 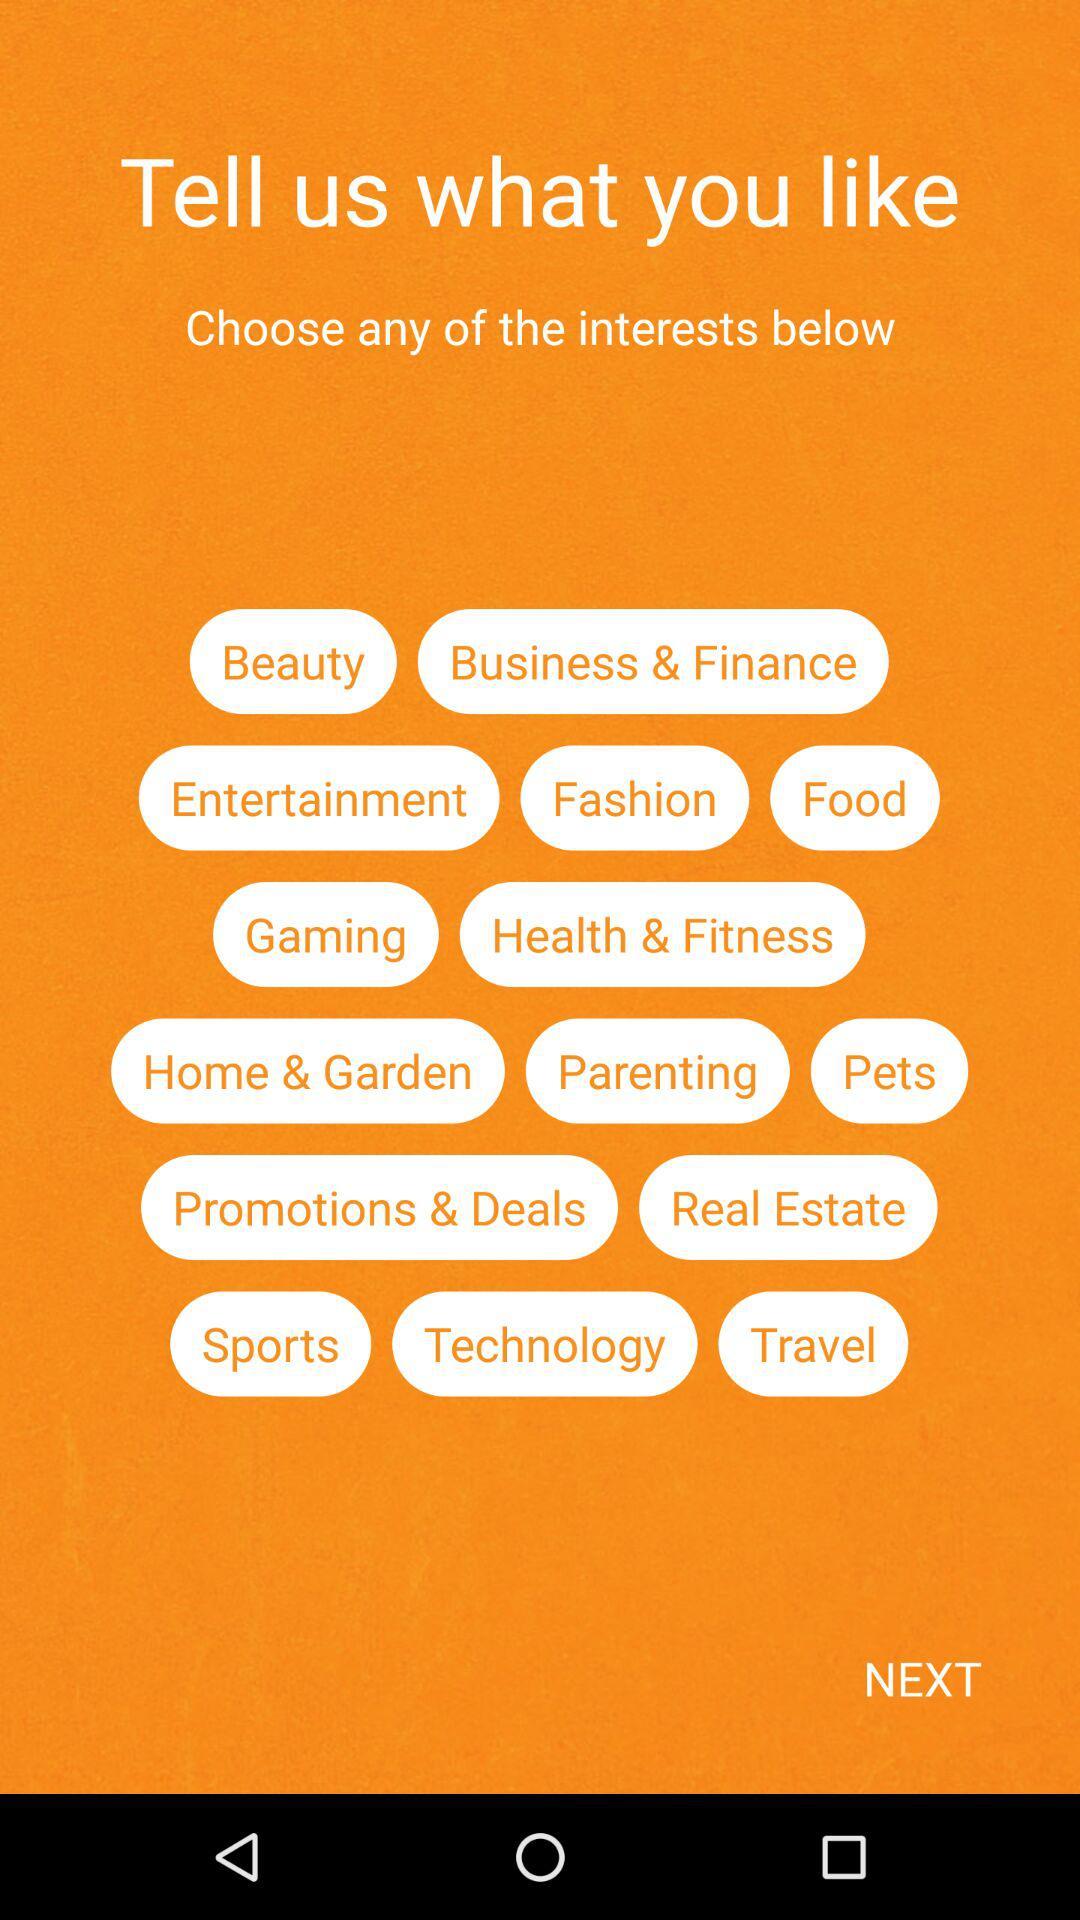 I want to click on icon next to technology icon, so click(x=270, y=1344).